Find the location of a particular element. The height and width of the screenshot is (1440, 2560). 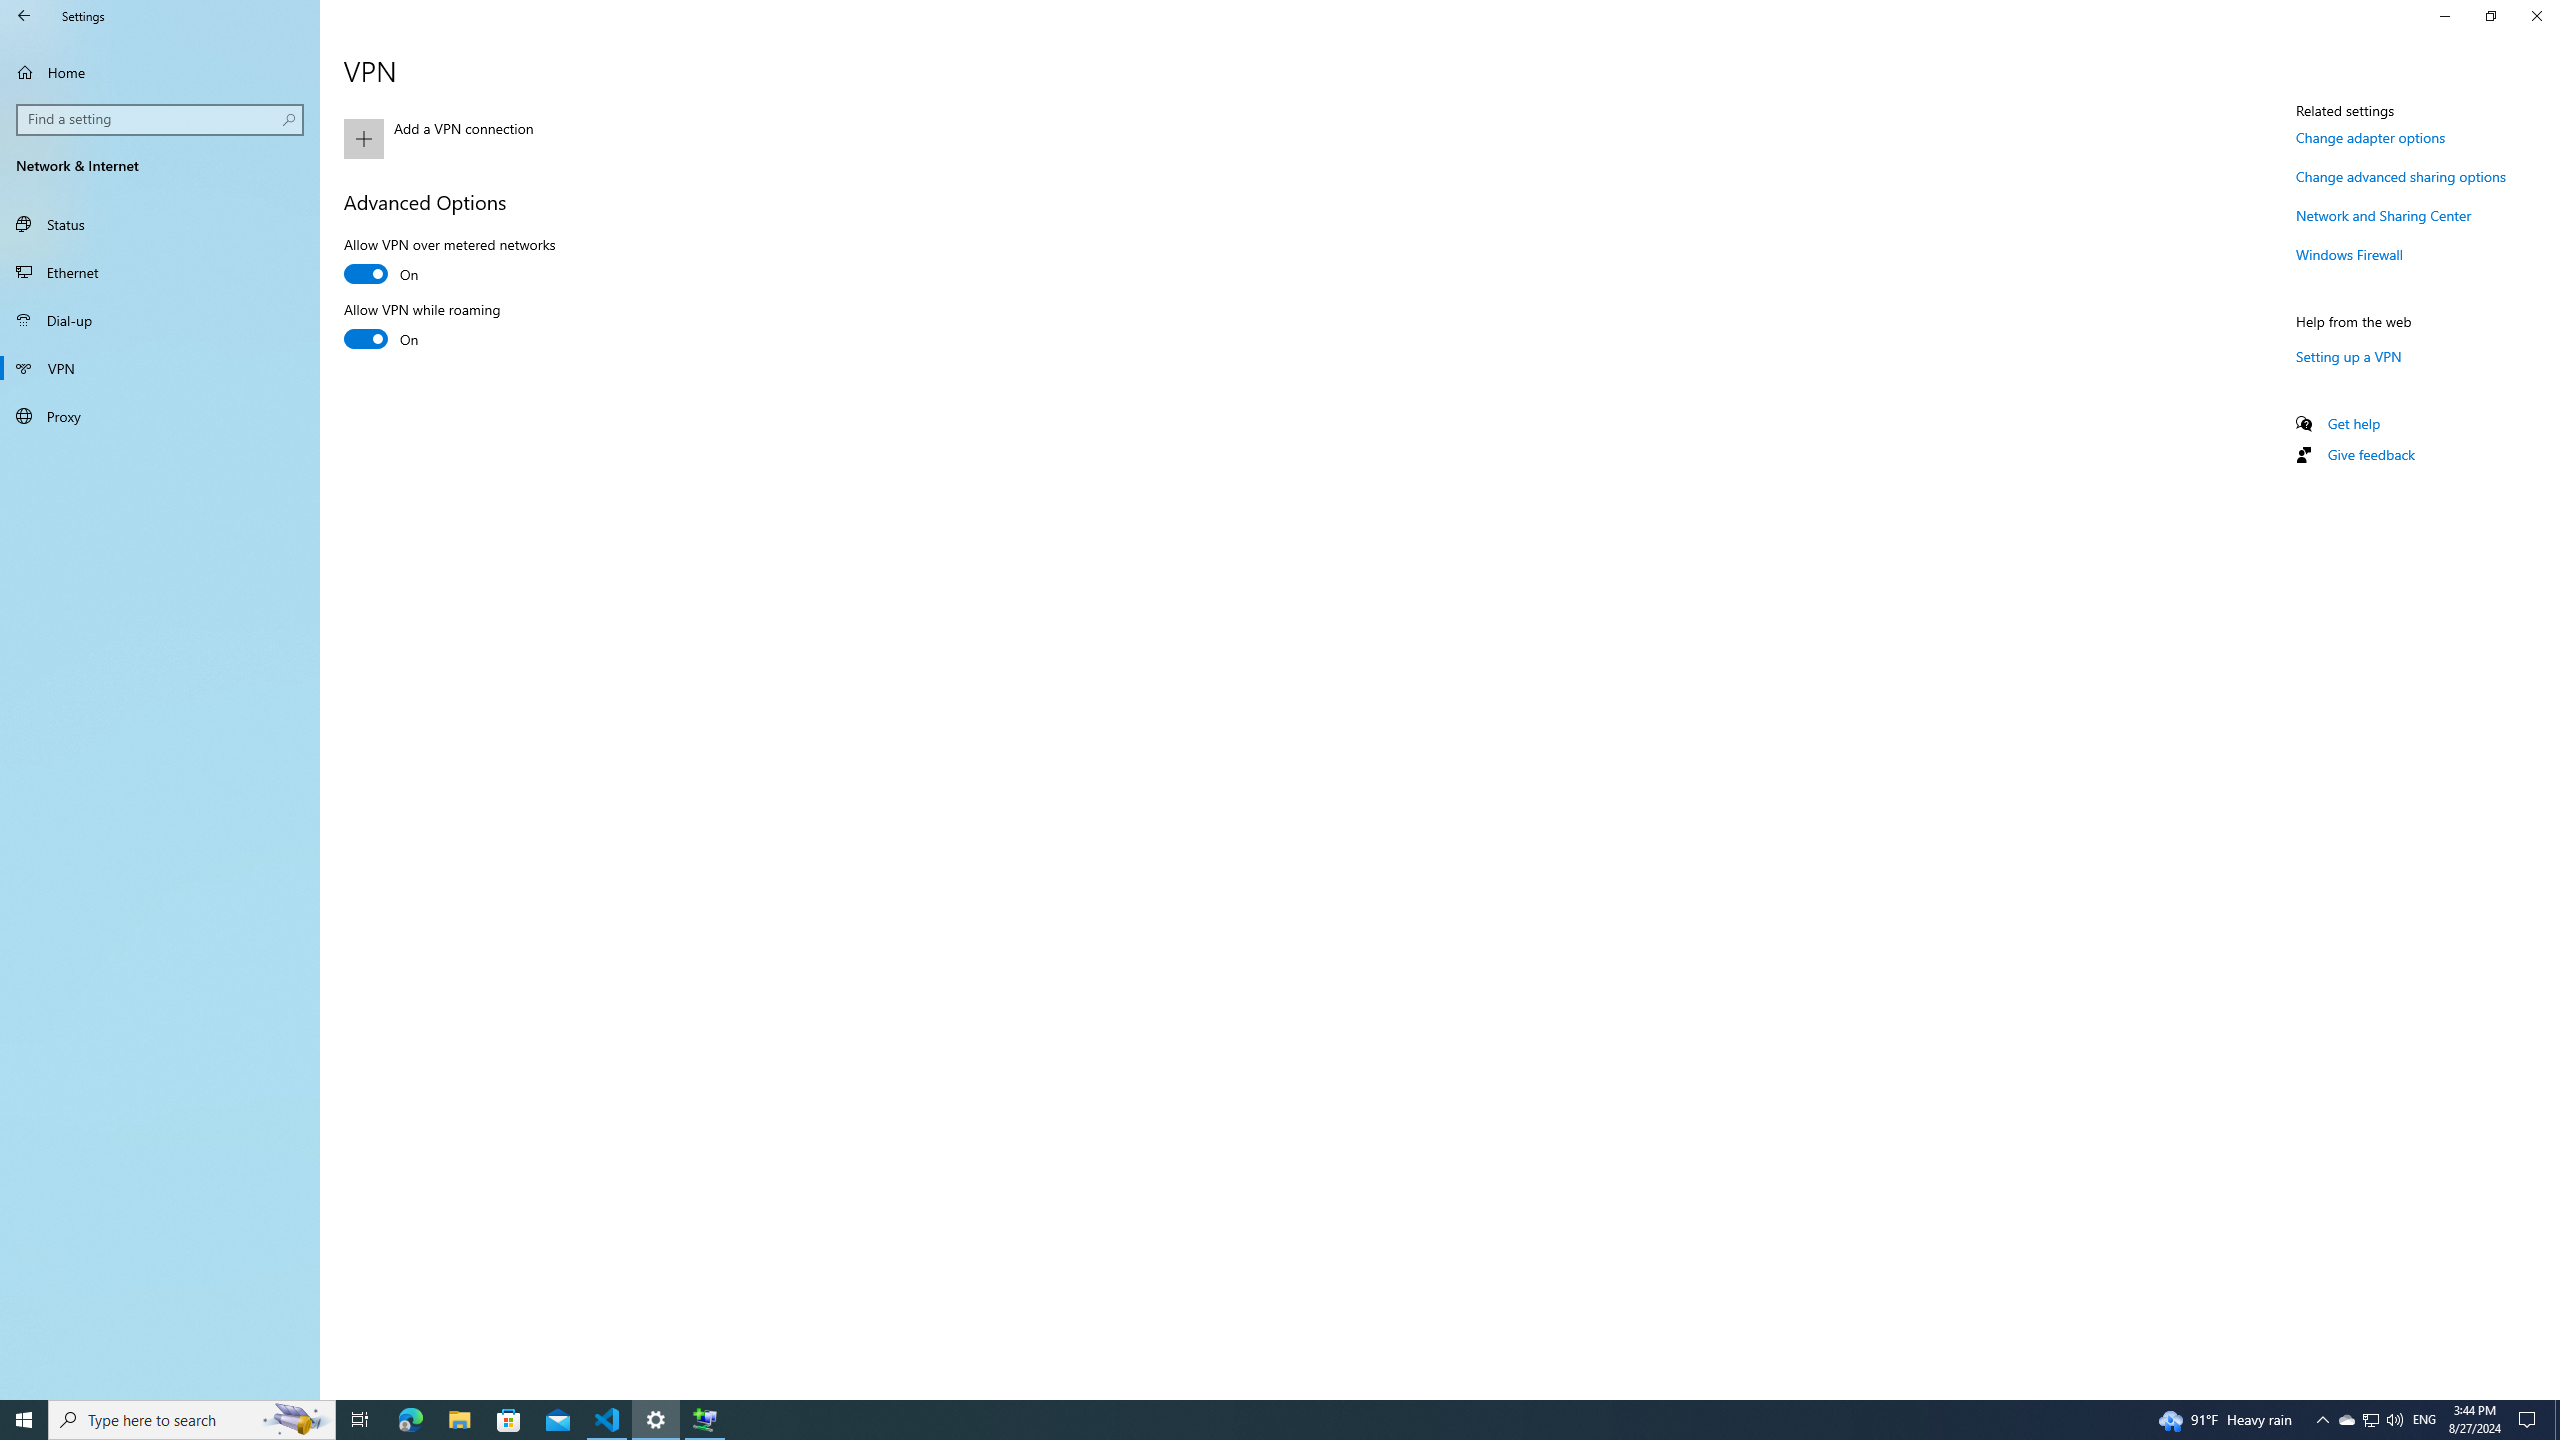

'Search box, Find a setting' is located at coordinates (160, 118).